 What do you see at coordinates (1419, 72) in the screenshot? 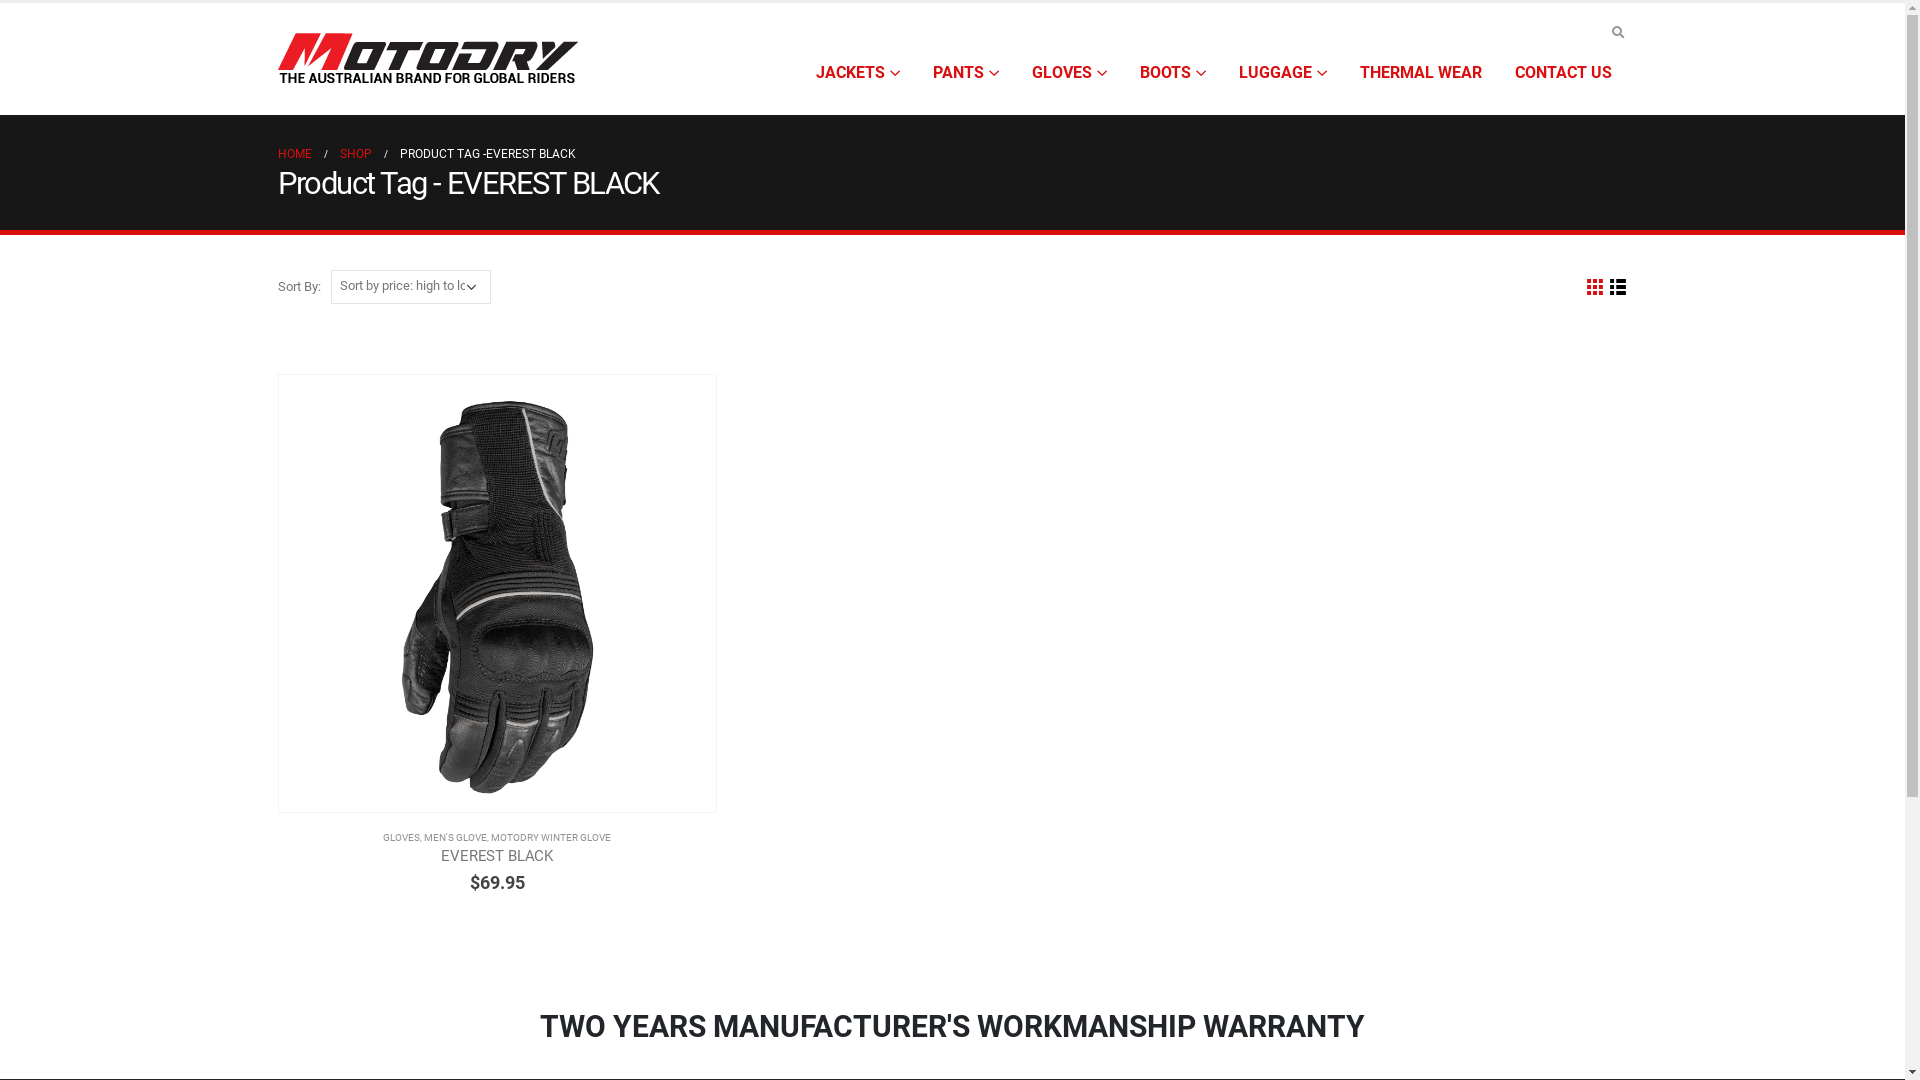
I see `'THERMAL WEAR'` at bounding box center [1419, 72].